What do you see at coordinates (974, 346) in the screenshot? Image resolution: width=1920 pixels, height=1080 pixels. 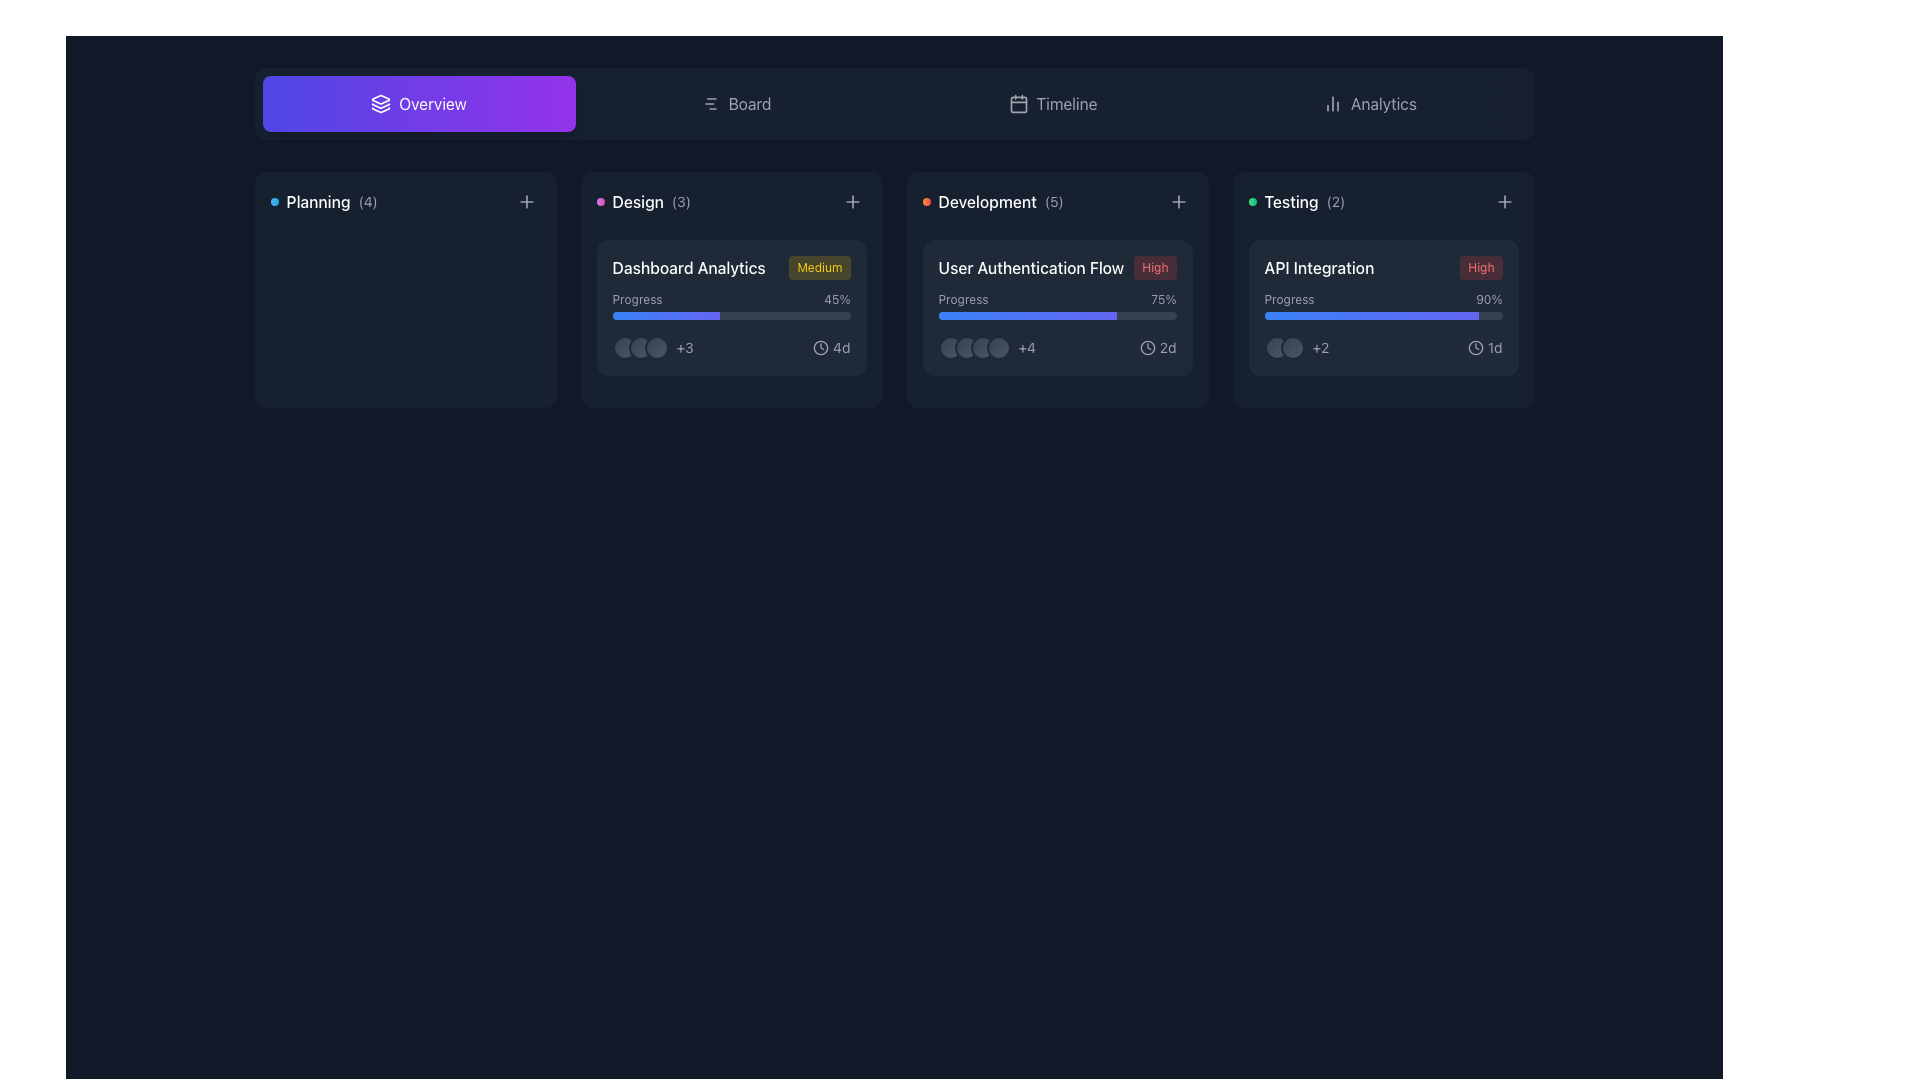 I see `the group of circular icons representing individual items or users in the 'Development' section card, located below the progress bar and to the left of the 'view more' label` at bounding box center [974, 346].